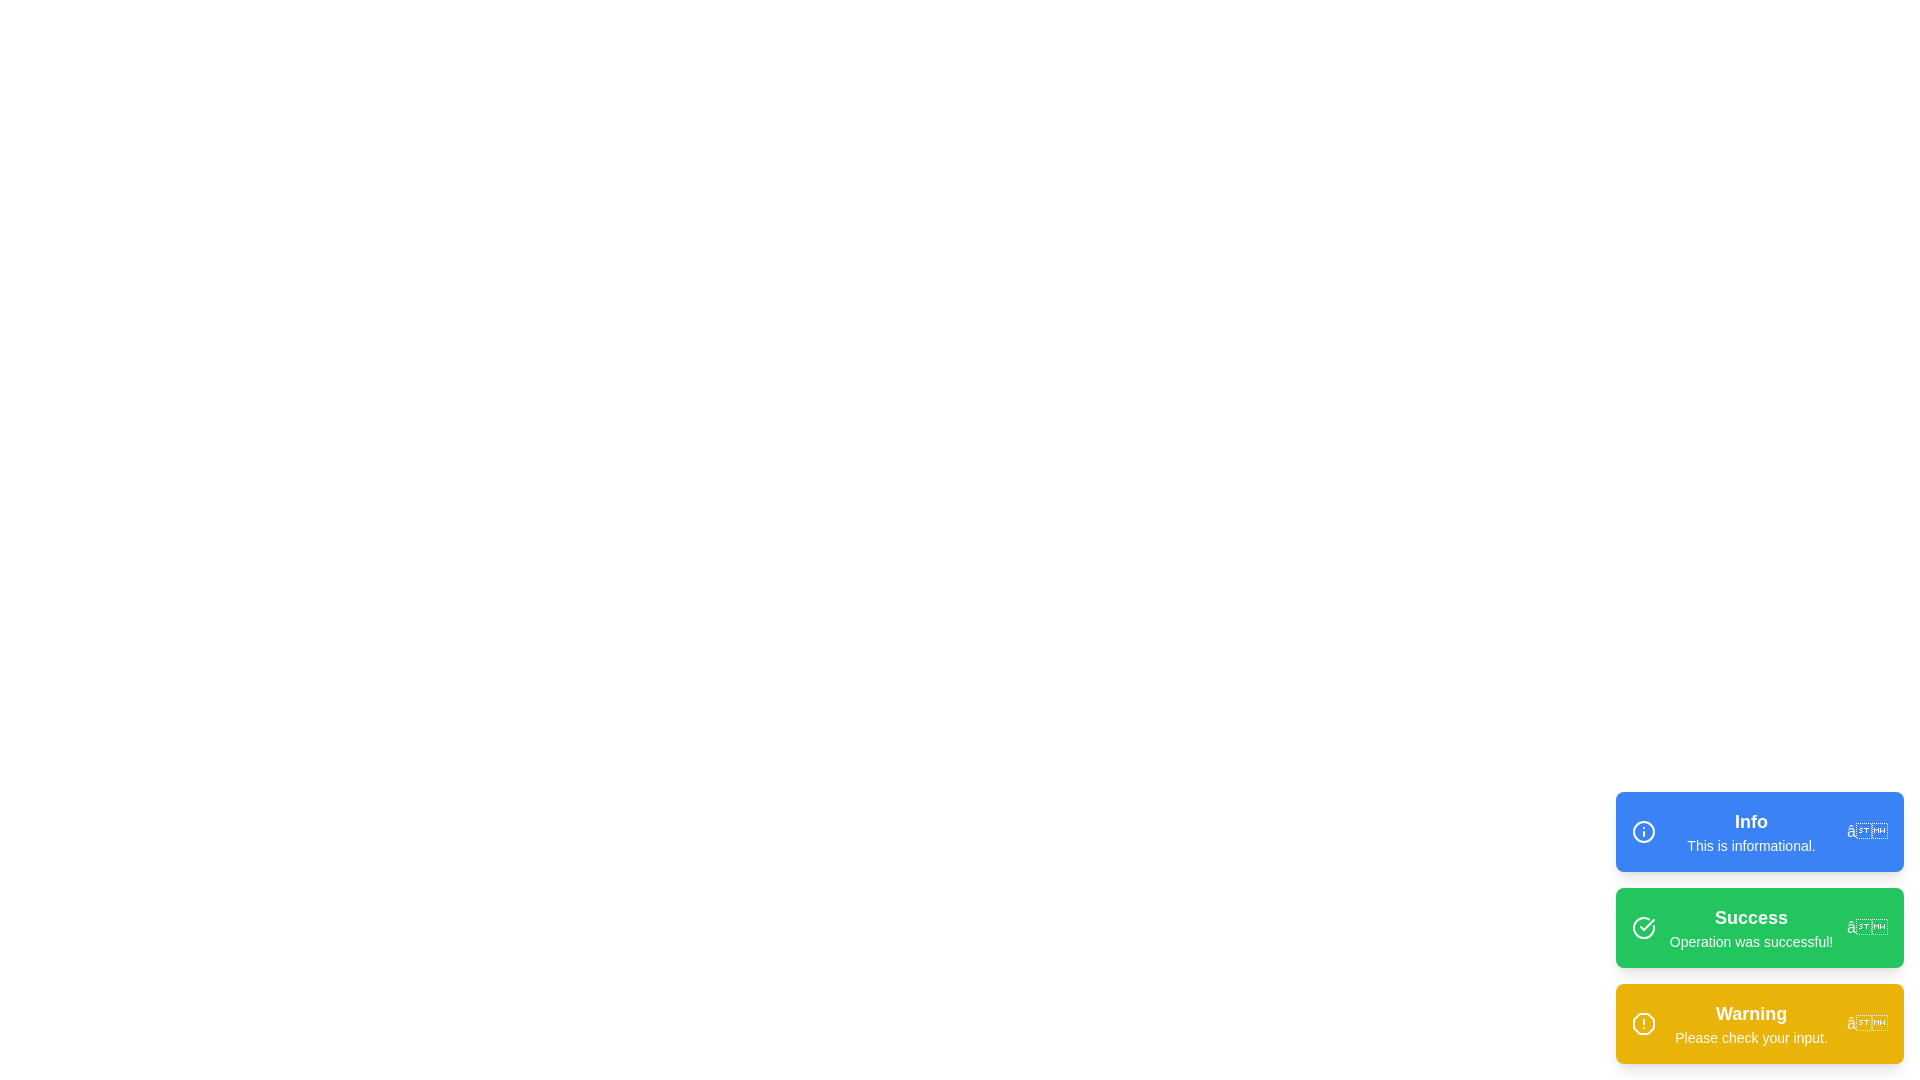  I want to click on bold 'Warning' text displayed in large font size on a yellow background within the notification box located at the bottom of the alert boxes, so click(1750, 1014).